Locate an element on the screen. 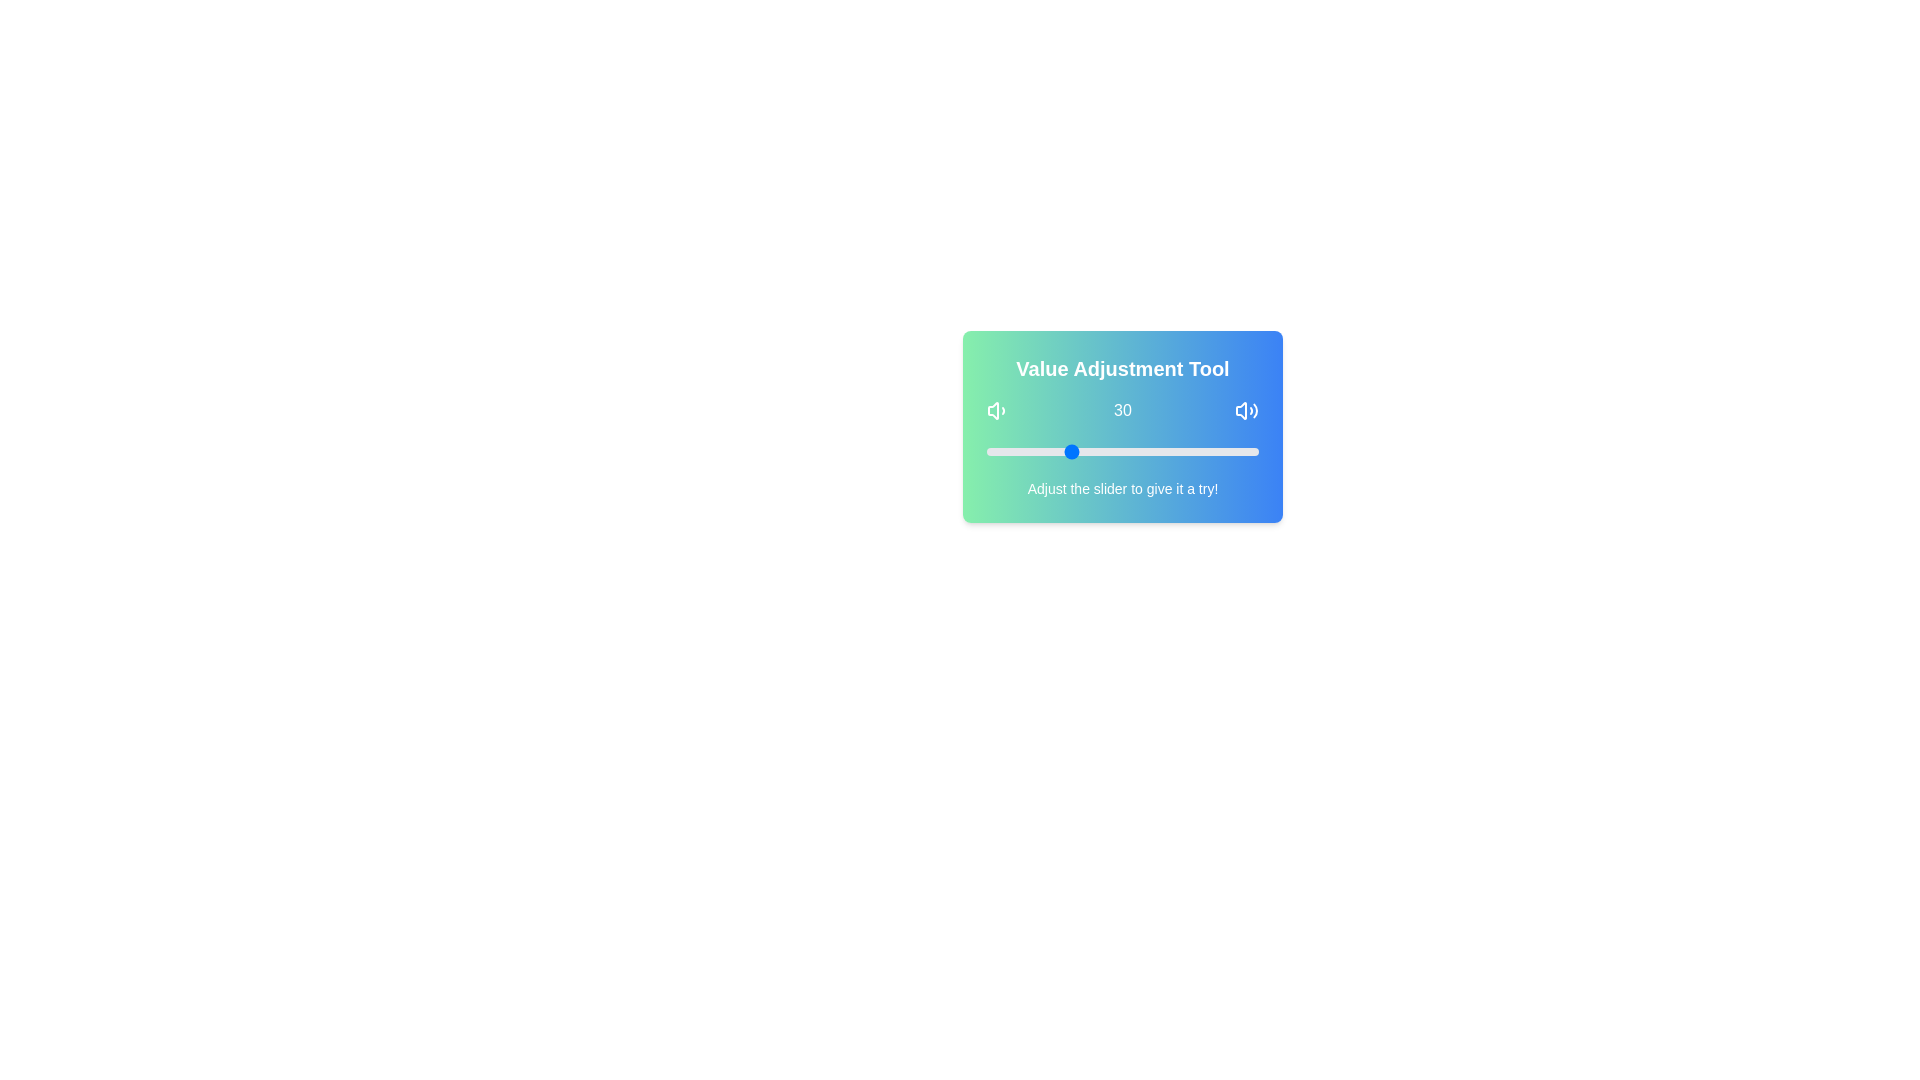 The width and height of the screenshot is (1920, 1080). the slider is located at coordinates (1203, 451).